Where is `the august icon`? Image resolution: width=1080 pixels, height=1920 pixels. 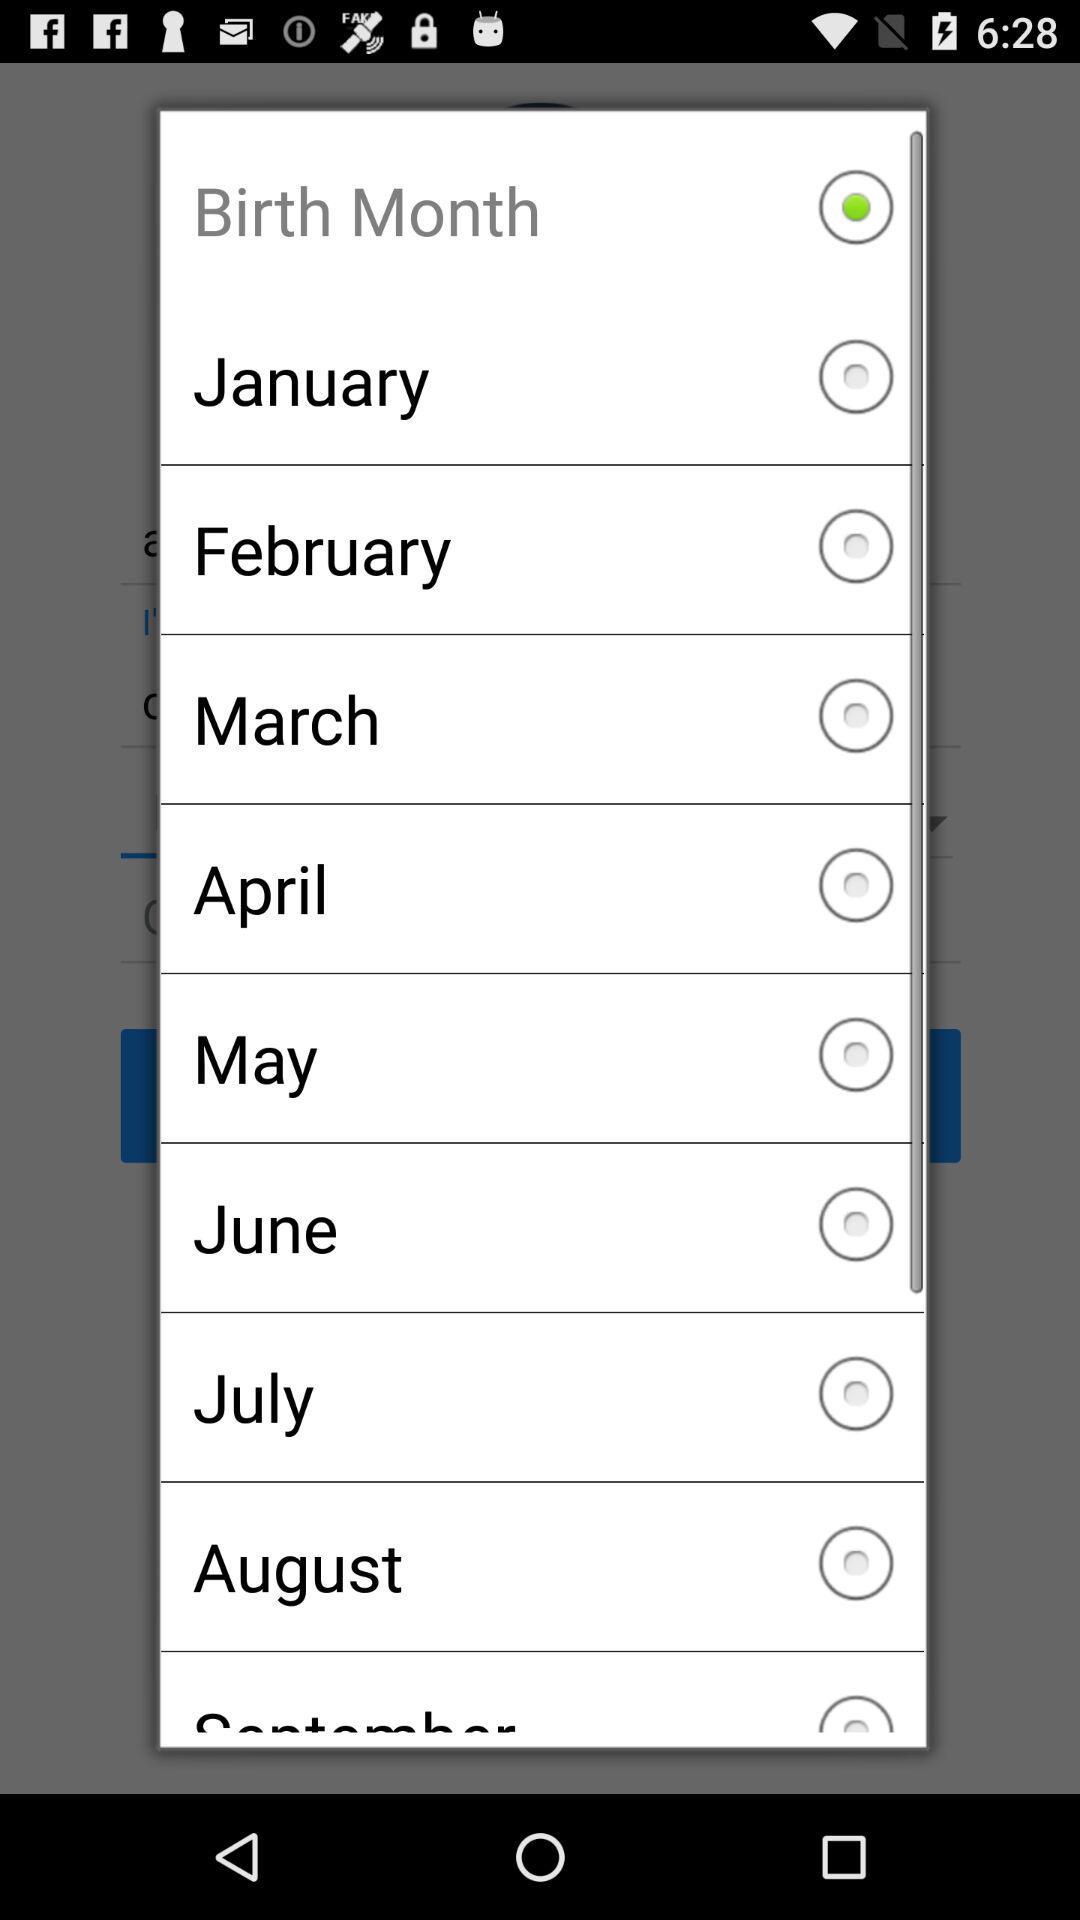 the august icon is located at coordinates (542, 1565).